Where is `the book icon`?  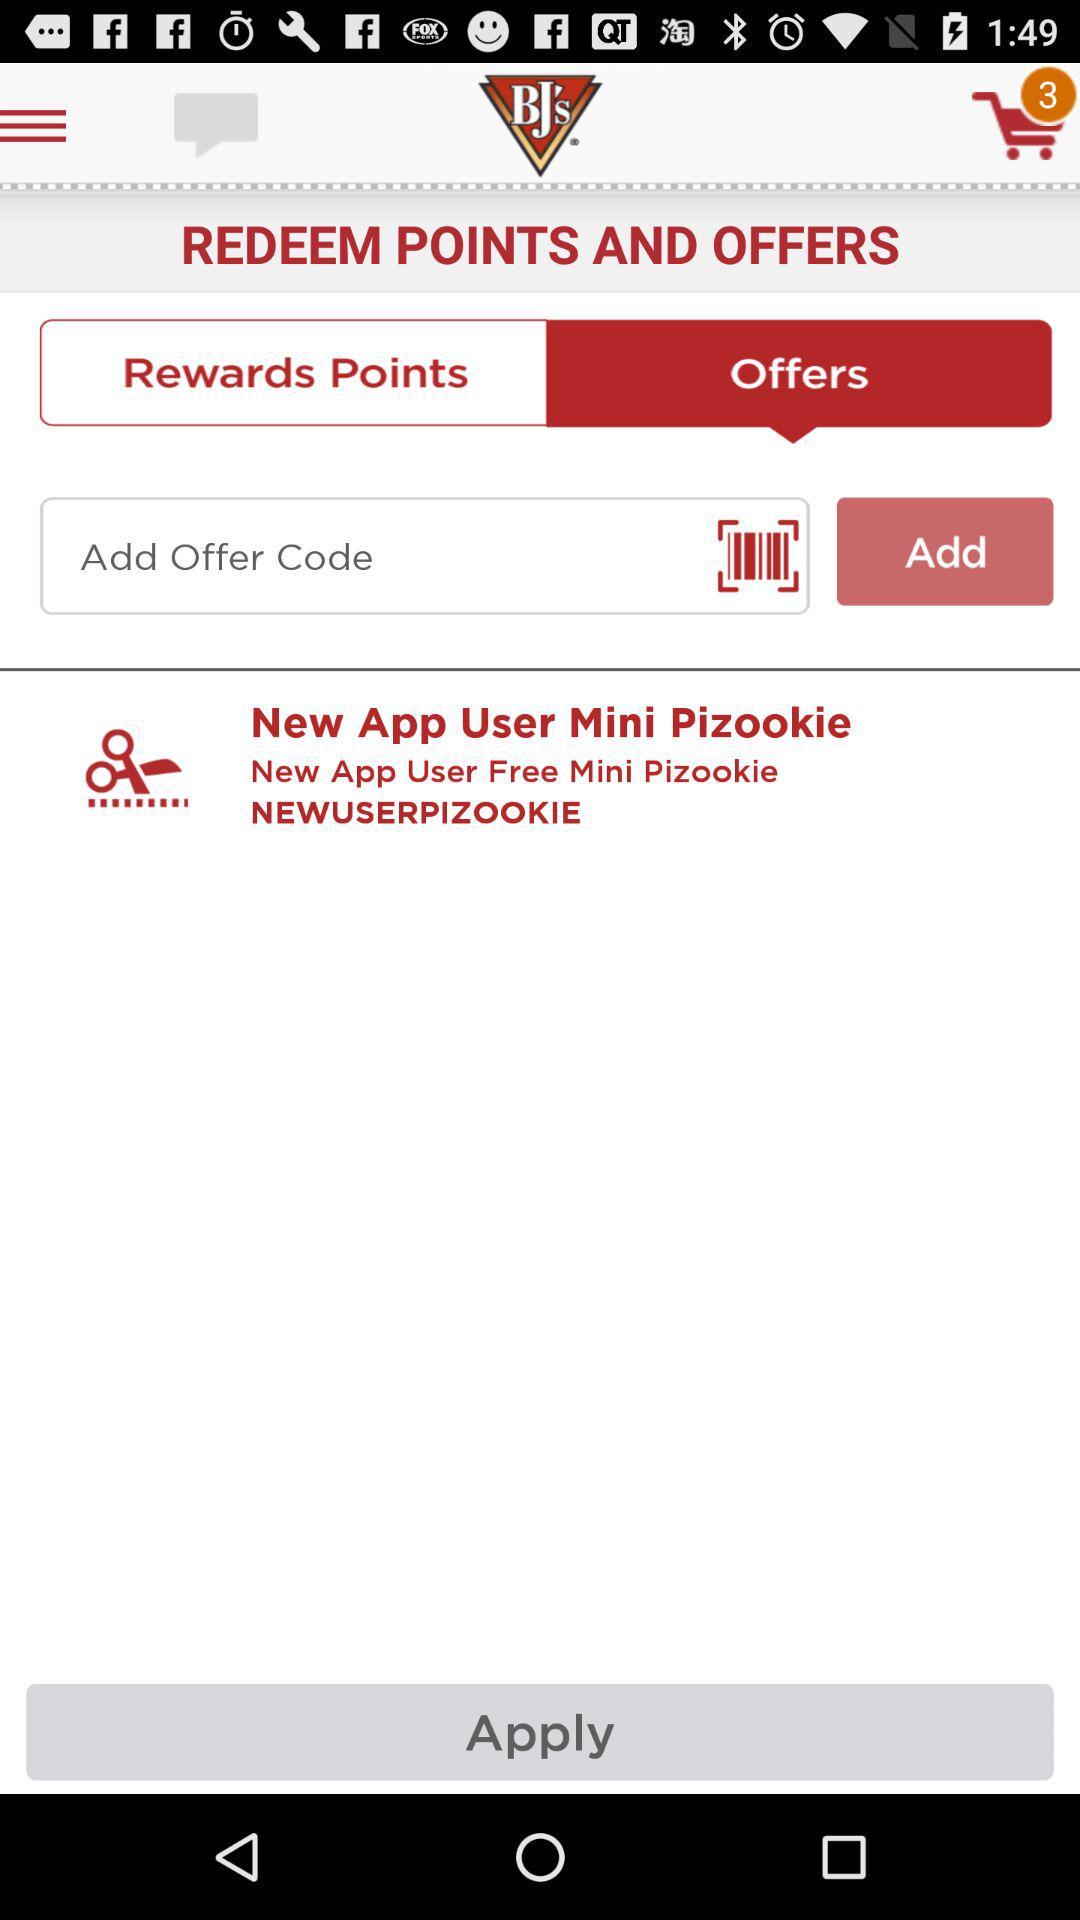 the book icon is located at coordinates (763, 594).